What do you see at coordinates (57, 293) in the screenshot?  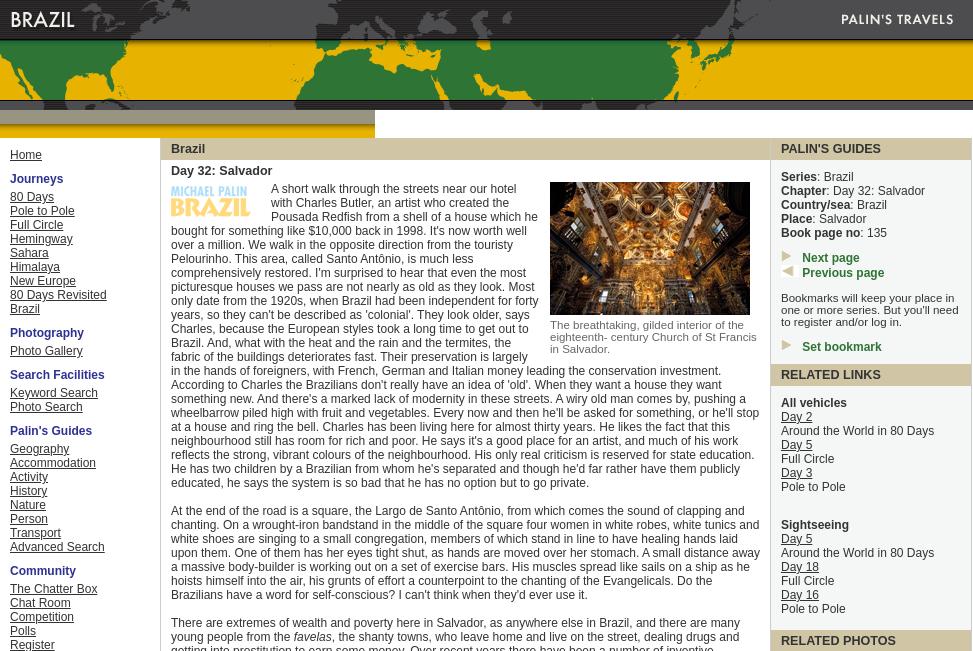 I see `'80 Days Revisited'` at bounding box center [57, 293].